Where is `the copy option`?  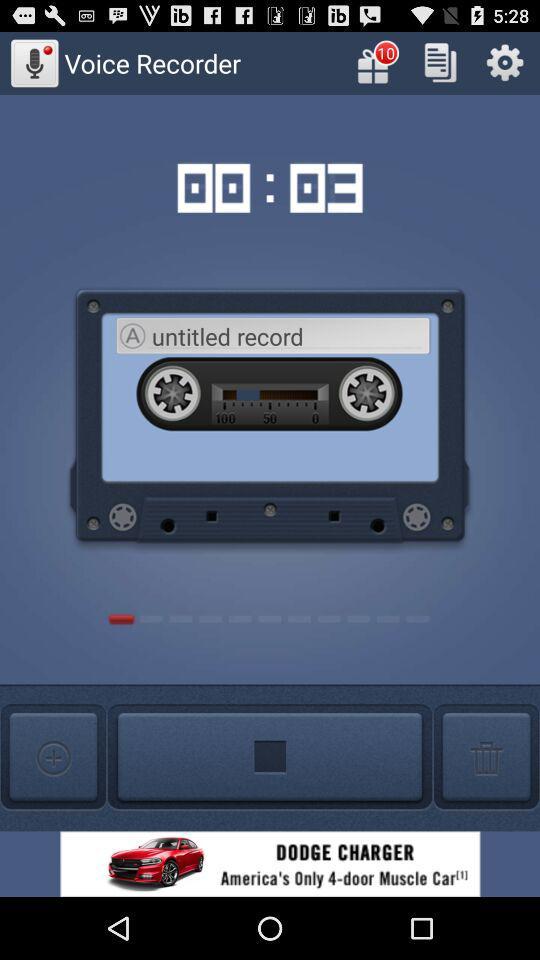
the copy option is located at coordinates (440, 62).